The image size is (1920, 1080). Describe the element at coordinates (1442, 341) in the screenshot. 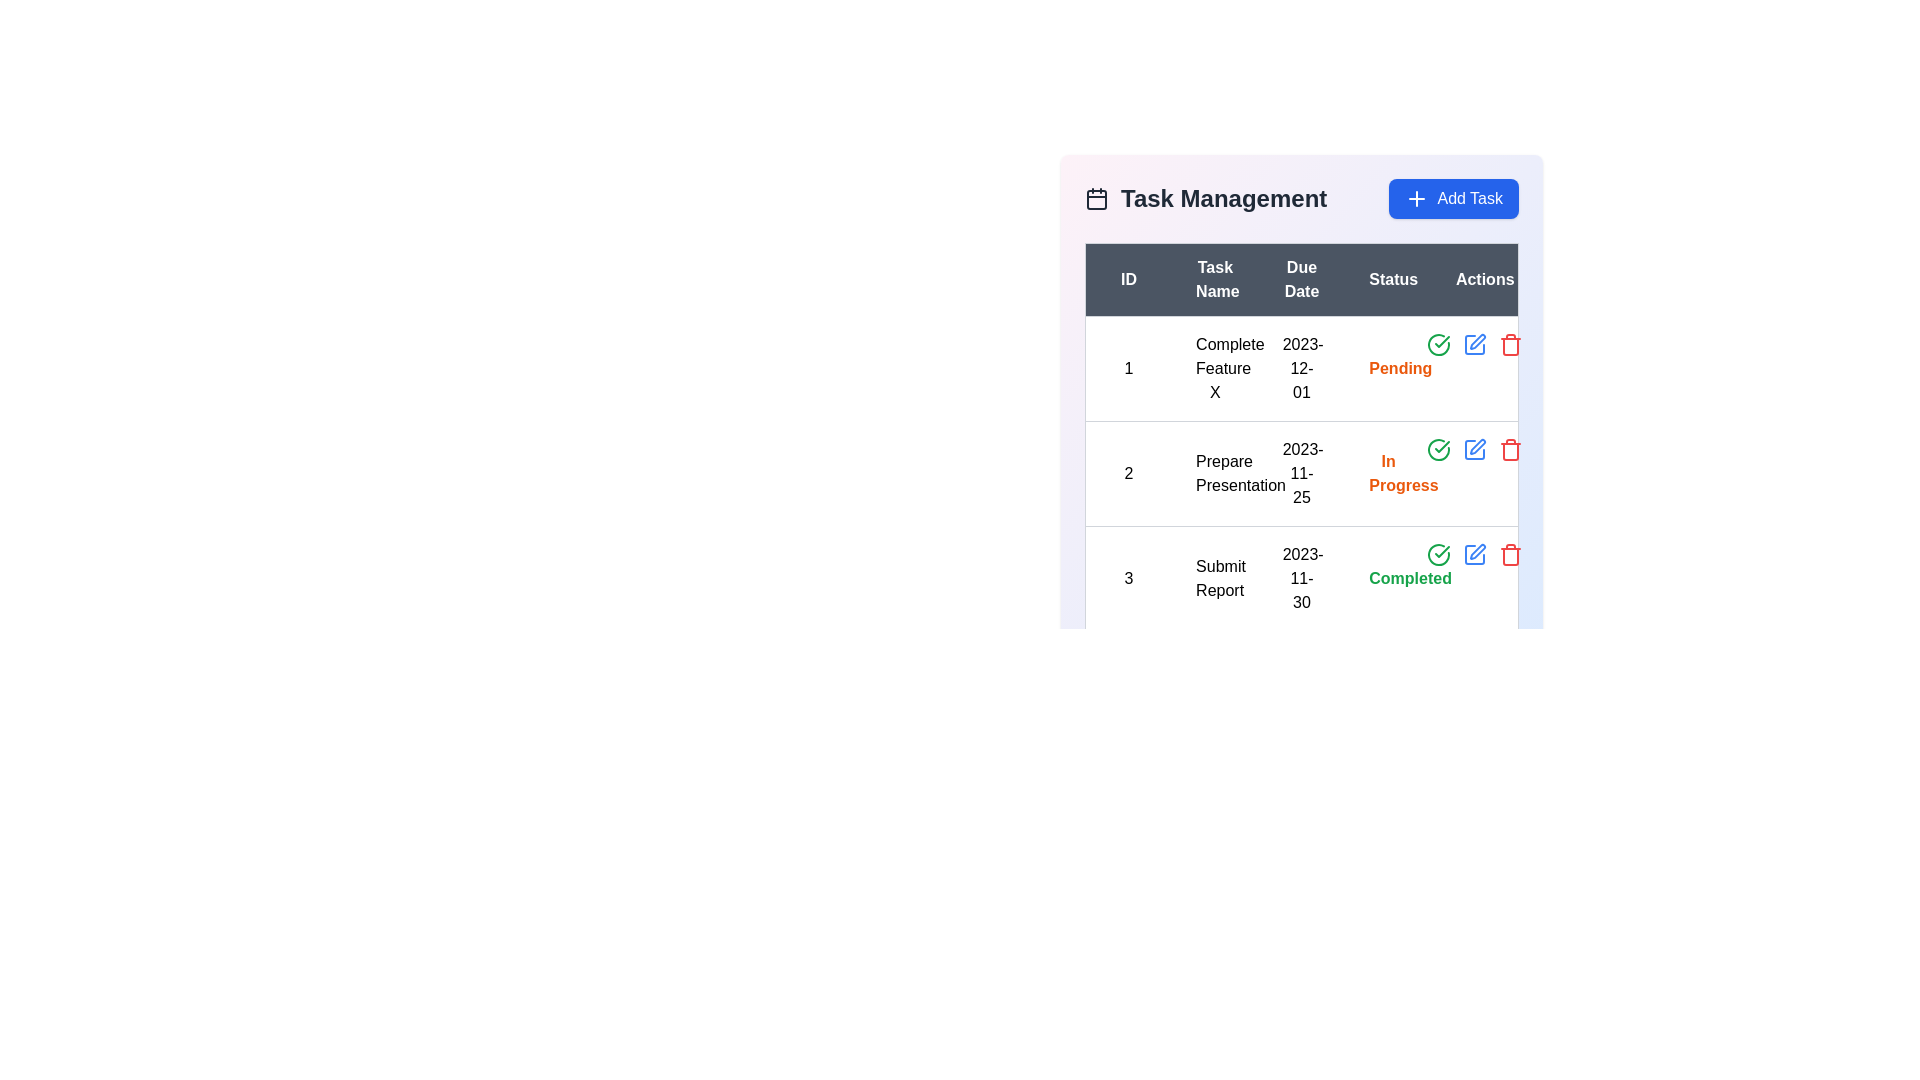

I see `the confirmation/completed status icon located in the 'Actions' column of the third row in the task table` at that location.